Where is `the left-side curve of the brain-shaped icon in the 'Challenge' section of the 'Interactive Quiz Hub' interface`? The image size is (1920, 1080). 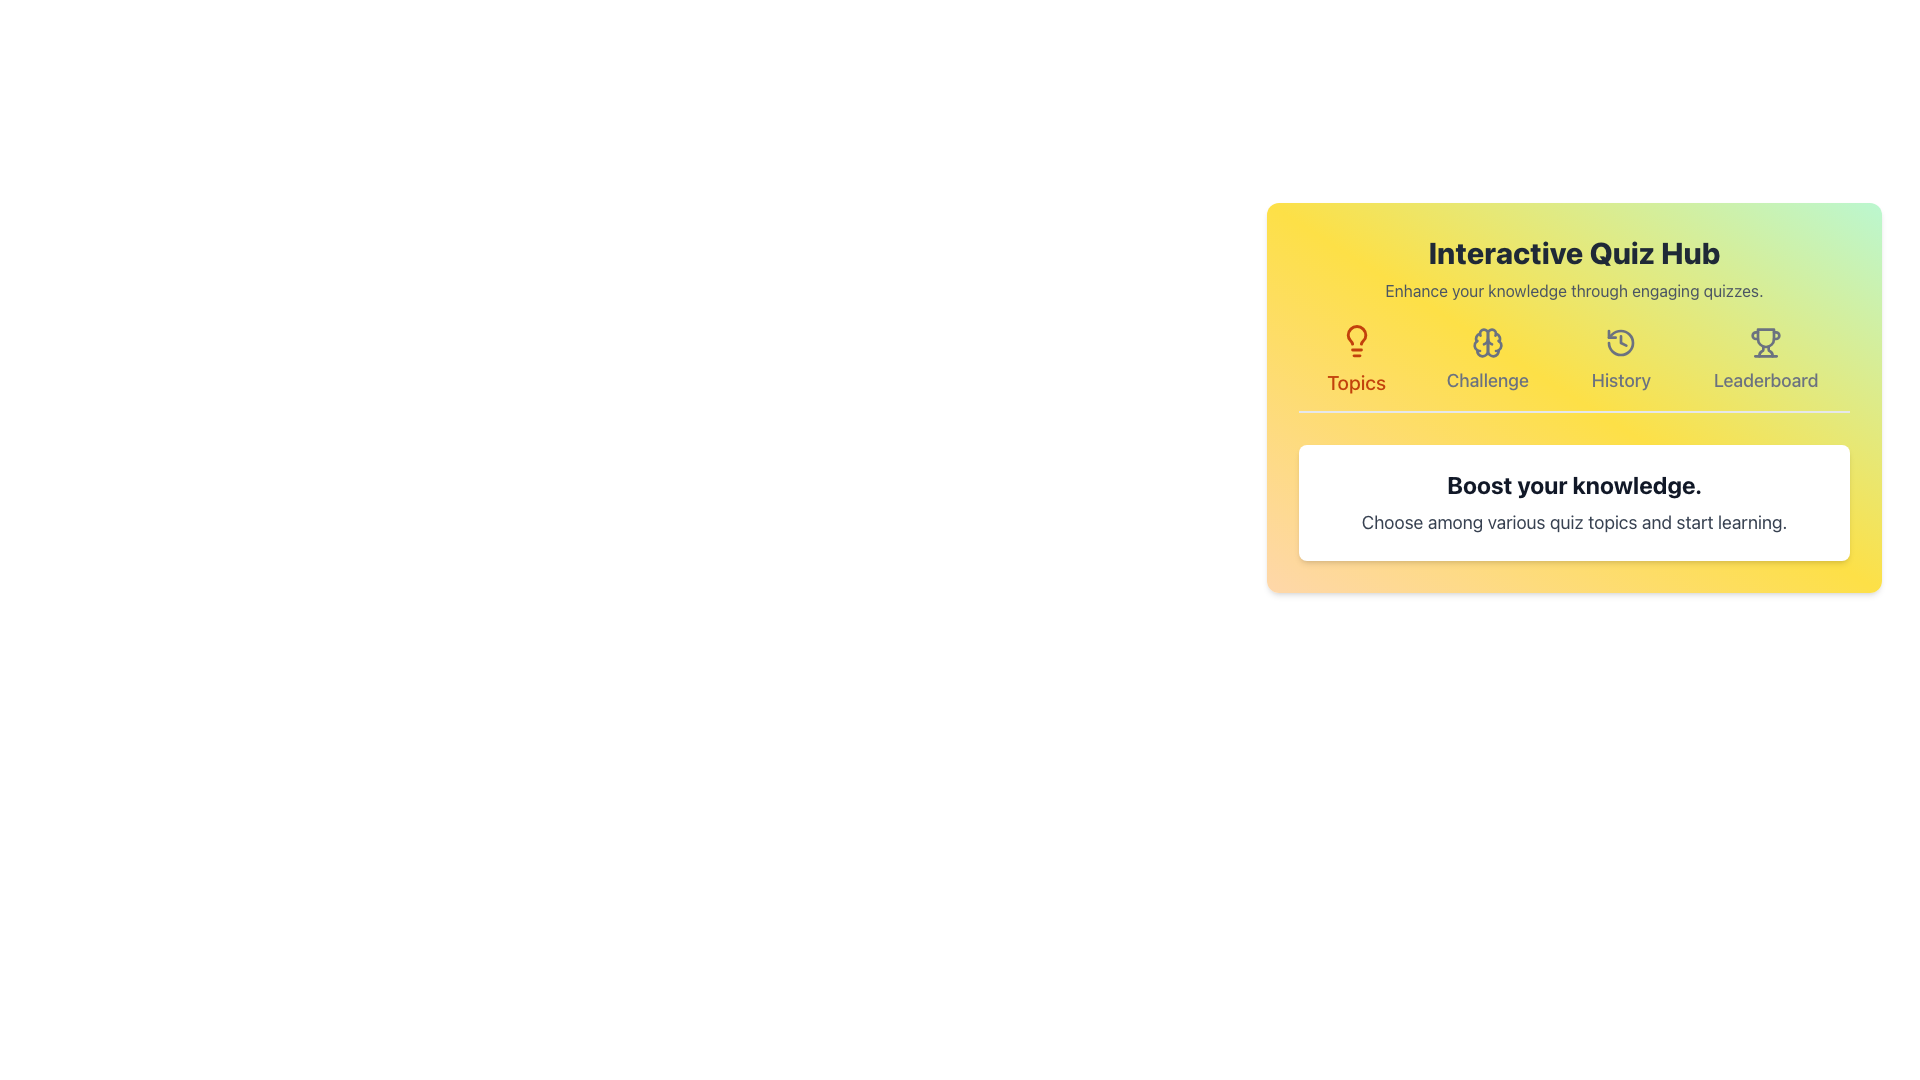
the left-side curve of the brain-shaped icon in the 'Challenge' section of the 'Interactive Quiz Hub' interface is located at coordinates (1481, 342).